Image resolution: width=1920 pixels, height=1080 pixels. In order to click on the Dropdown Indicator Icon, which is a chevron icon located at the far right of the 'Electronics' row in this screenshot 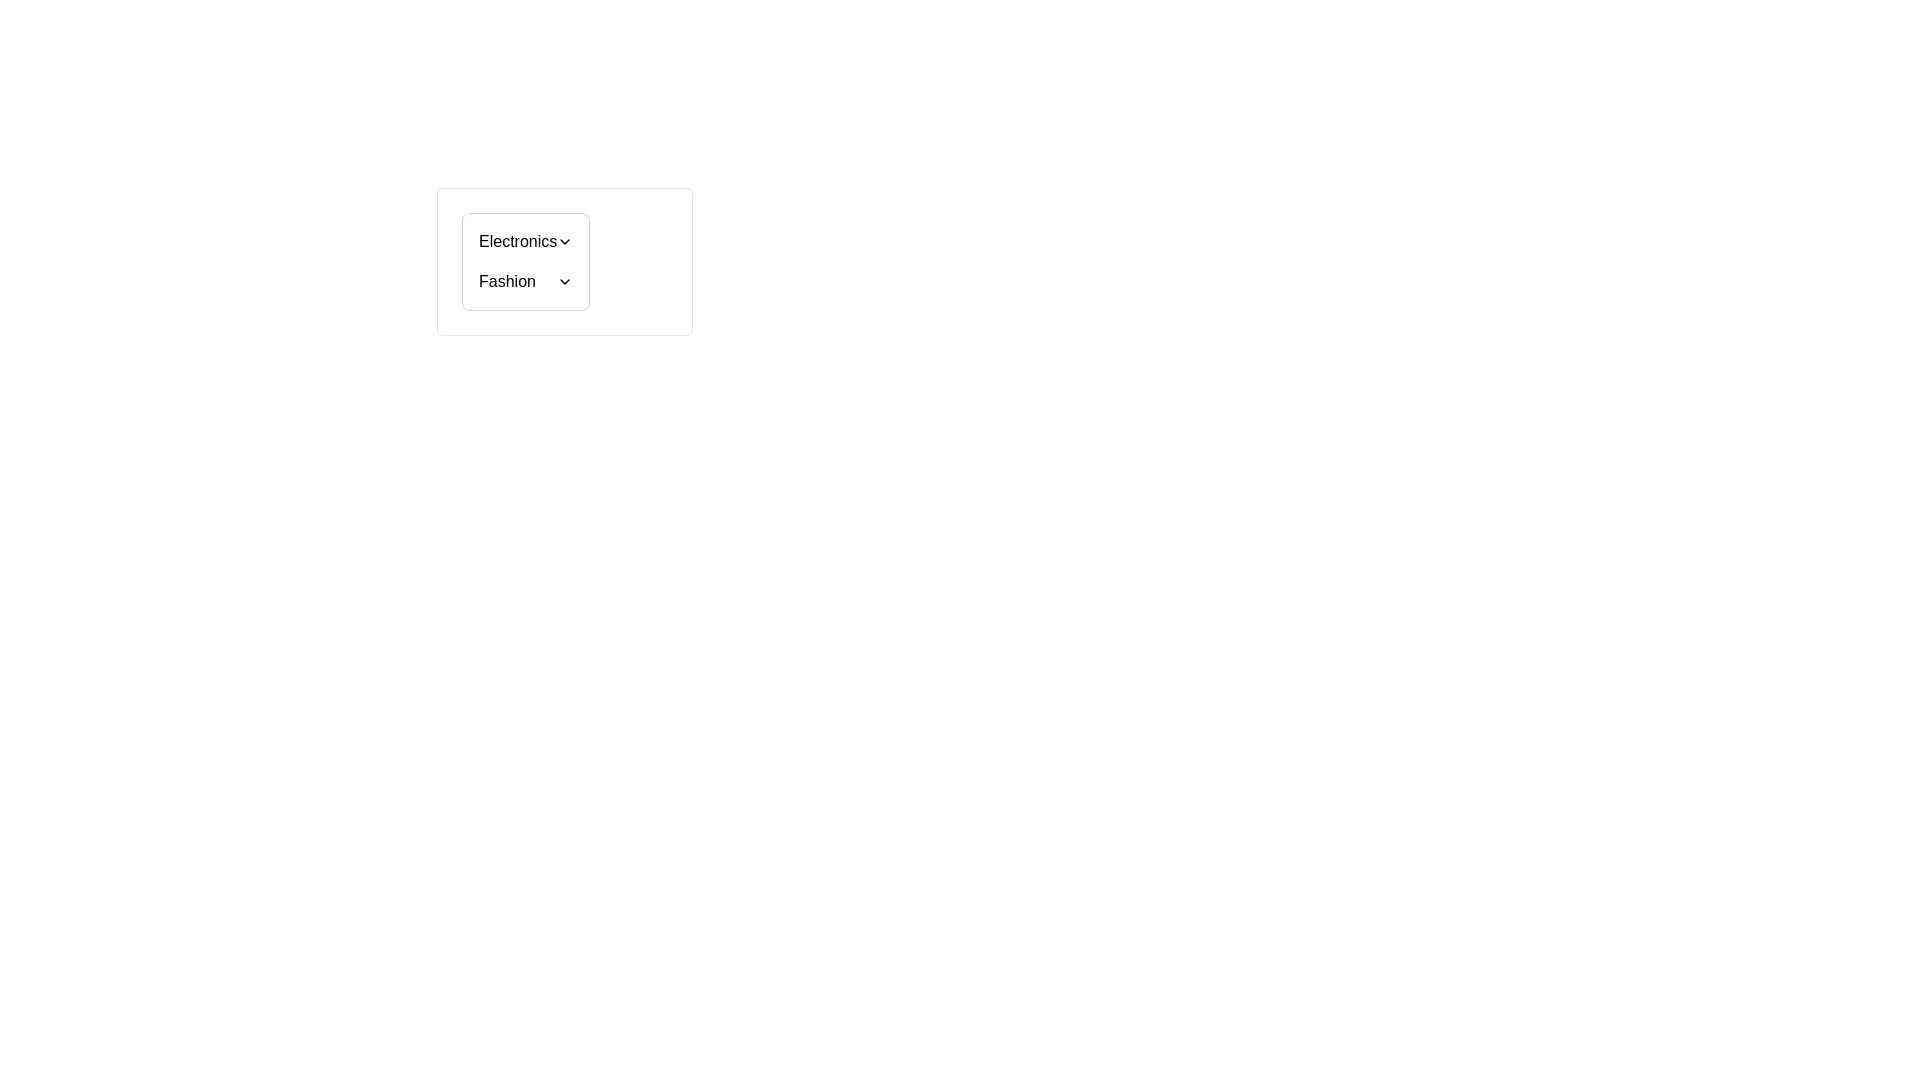, I will do `click(564, 241)`.